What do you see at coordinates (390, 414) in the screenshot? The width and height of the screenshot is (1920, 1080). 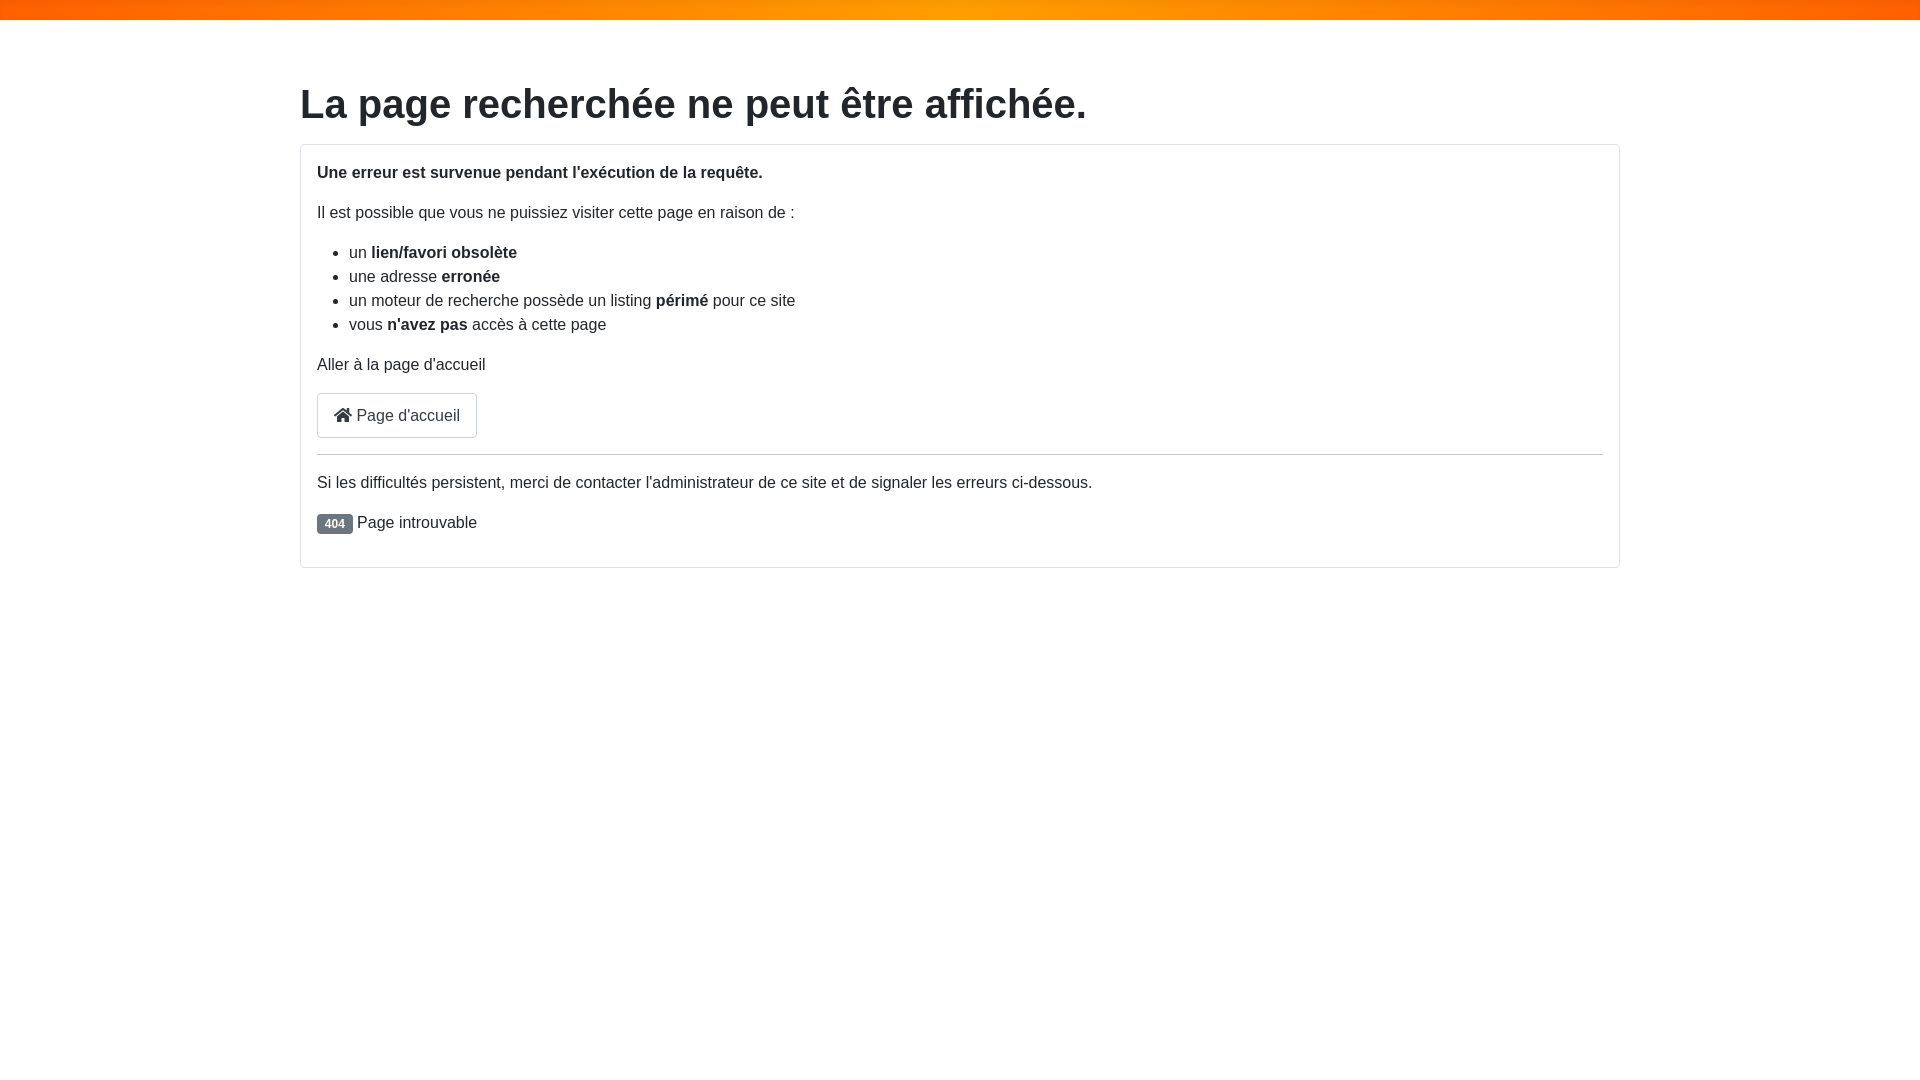 I see `'Page d'accueil'` at bounding box center [390, 414].